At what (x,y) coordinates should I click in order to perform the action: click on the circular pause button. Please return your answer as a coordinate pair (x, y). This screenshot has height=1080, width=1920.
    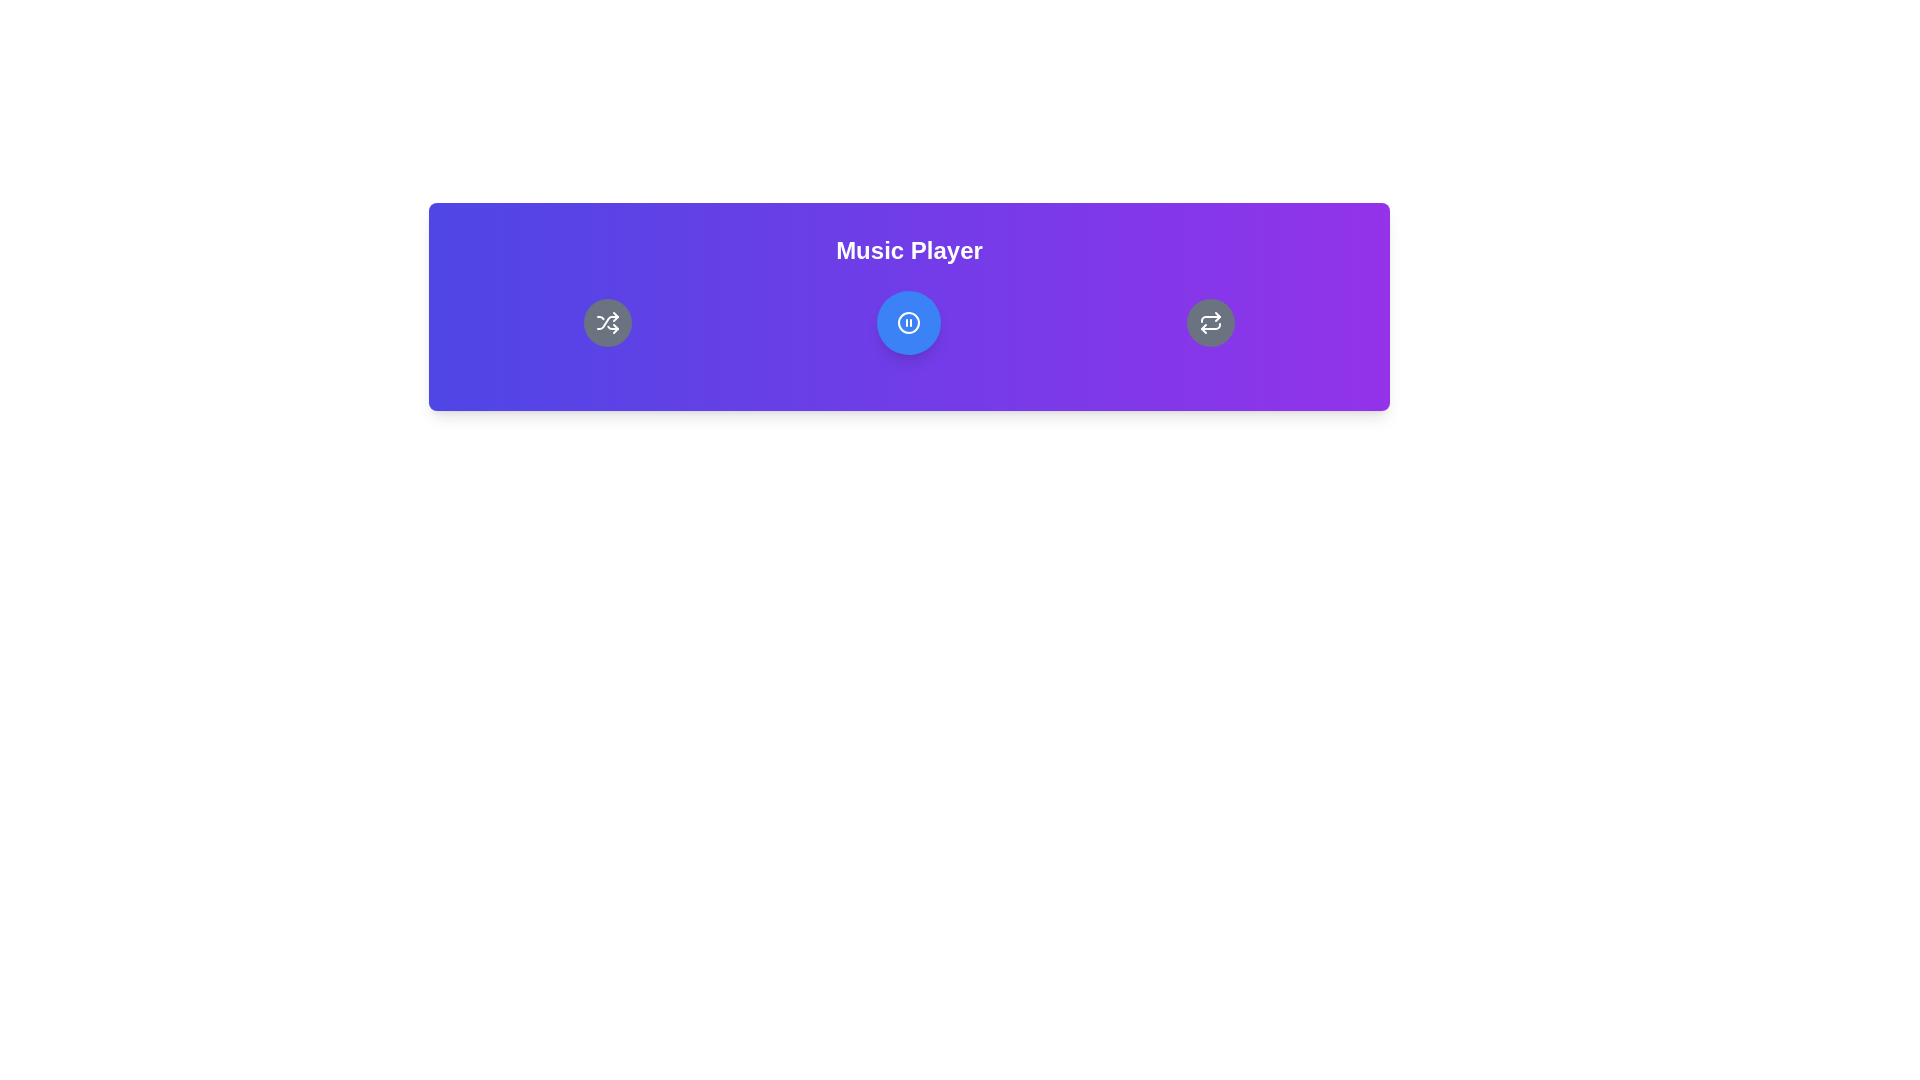
    Looking at the image, I should click on (908, 322).